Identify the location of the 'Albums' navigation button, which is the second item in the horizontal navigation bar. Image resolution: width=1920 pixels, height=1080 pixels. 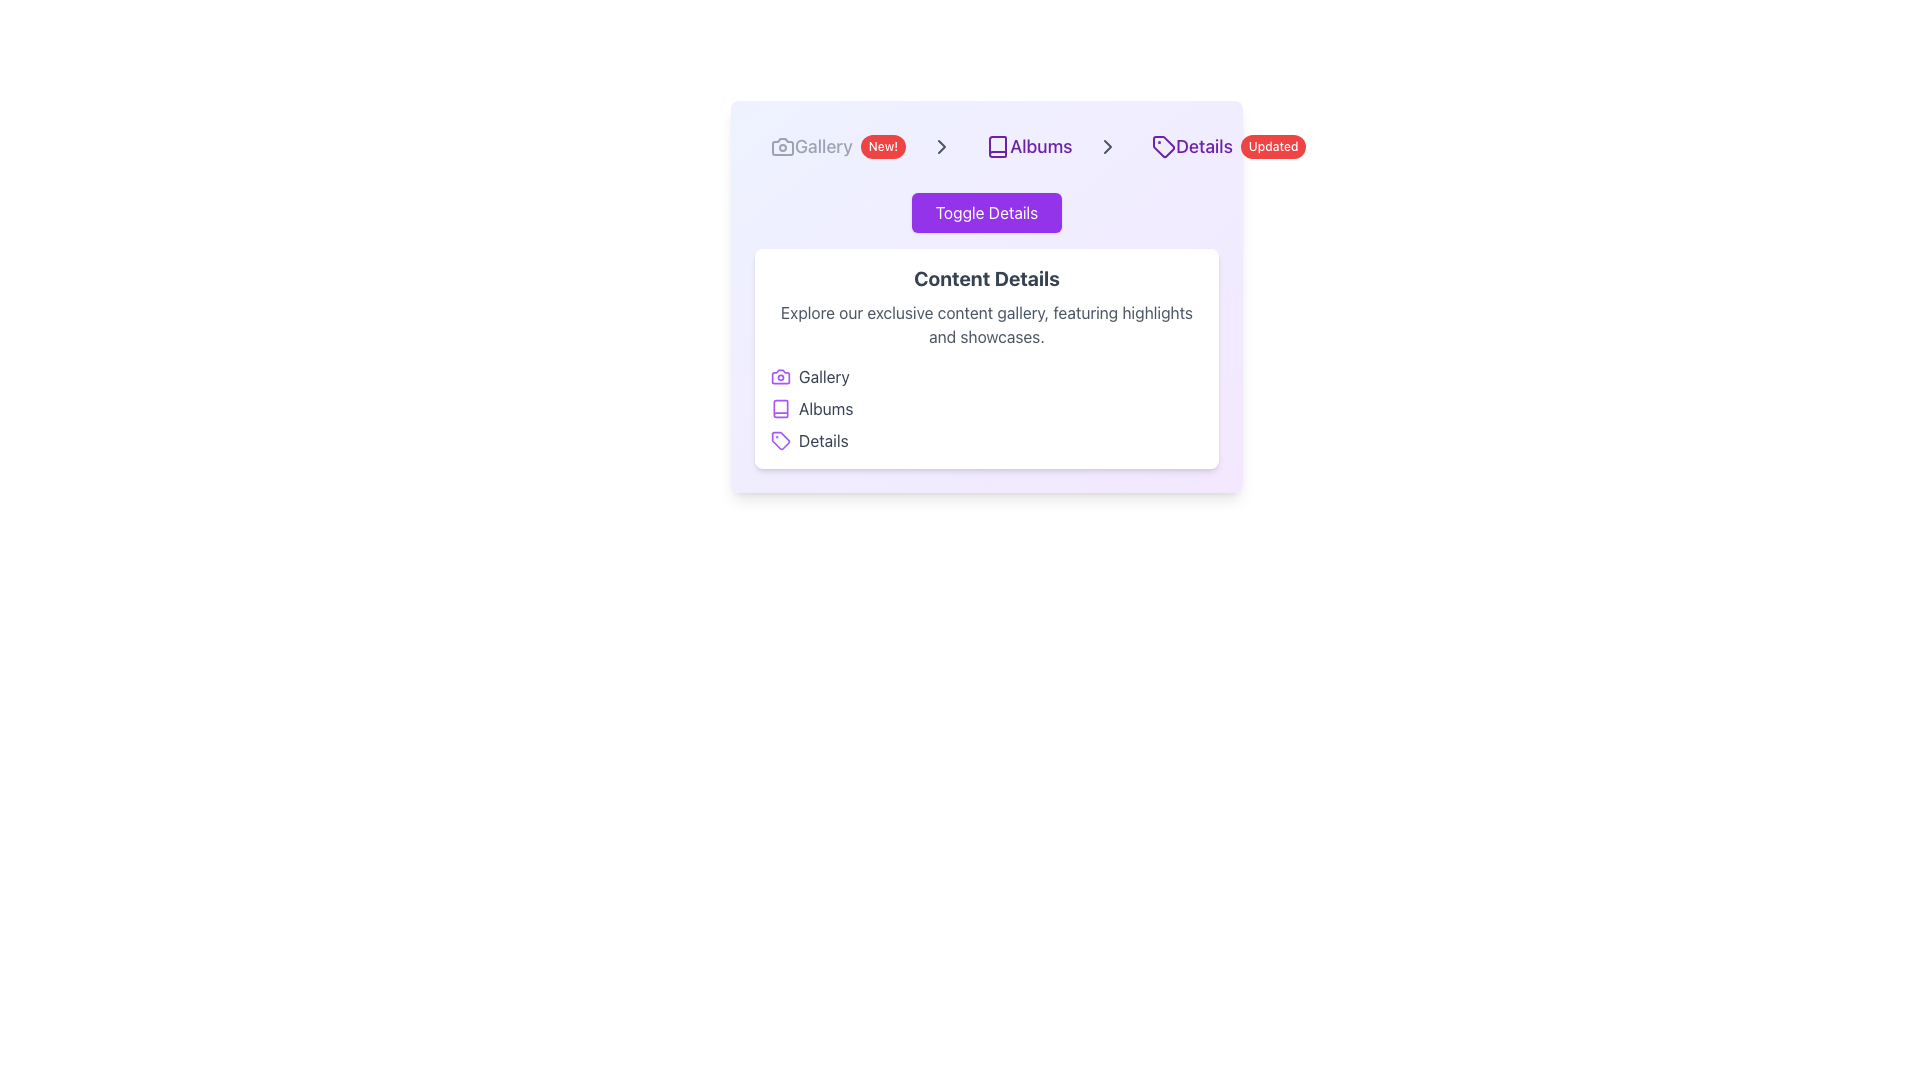
(1028, 145).